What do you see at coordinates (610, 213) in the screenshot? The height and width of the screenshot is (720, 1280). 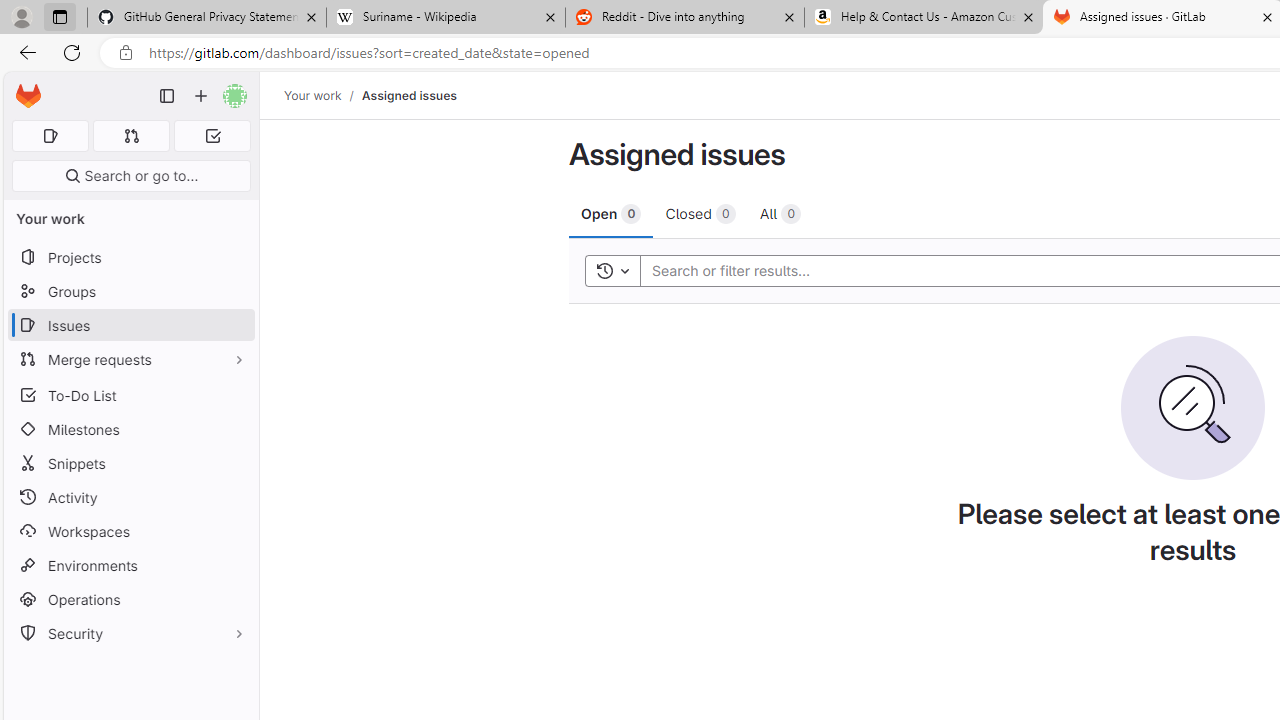 I see `'Open 0'` at bounding box center [610, 213].